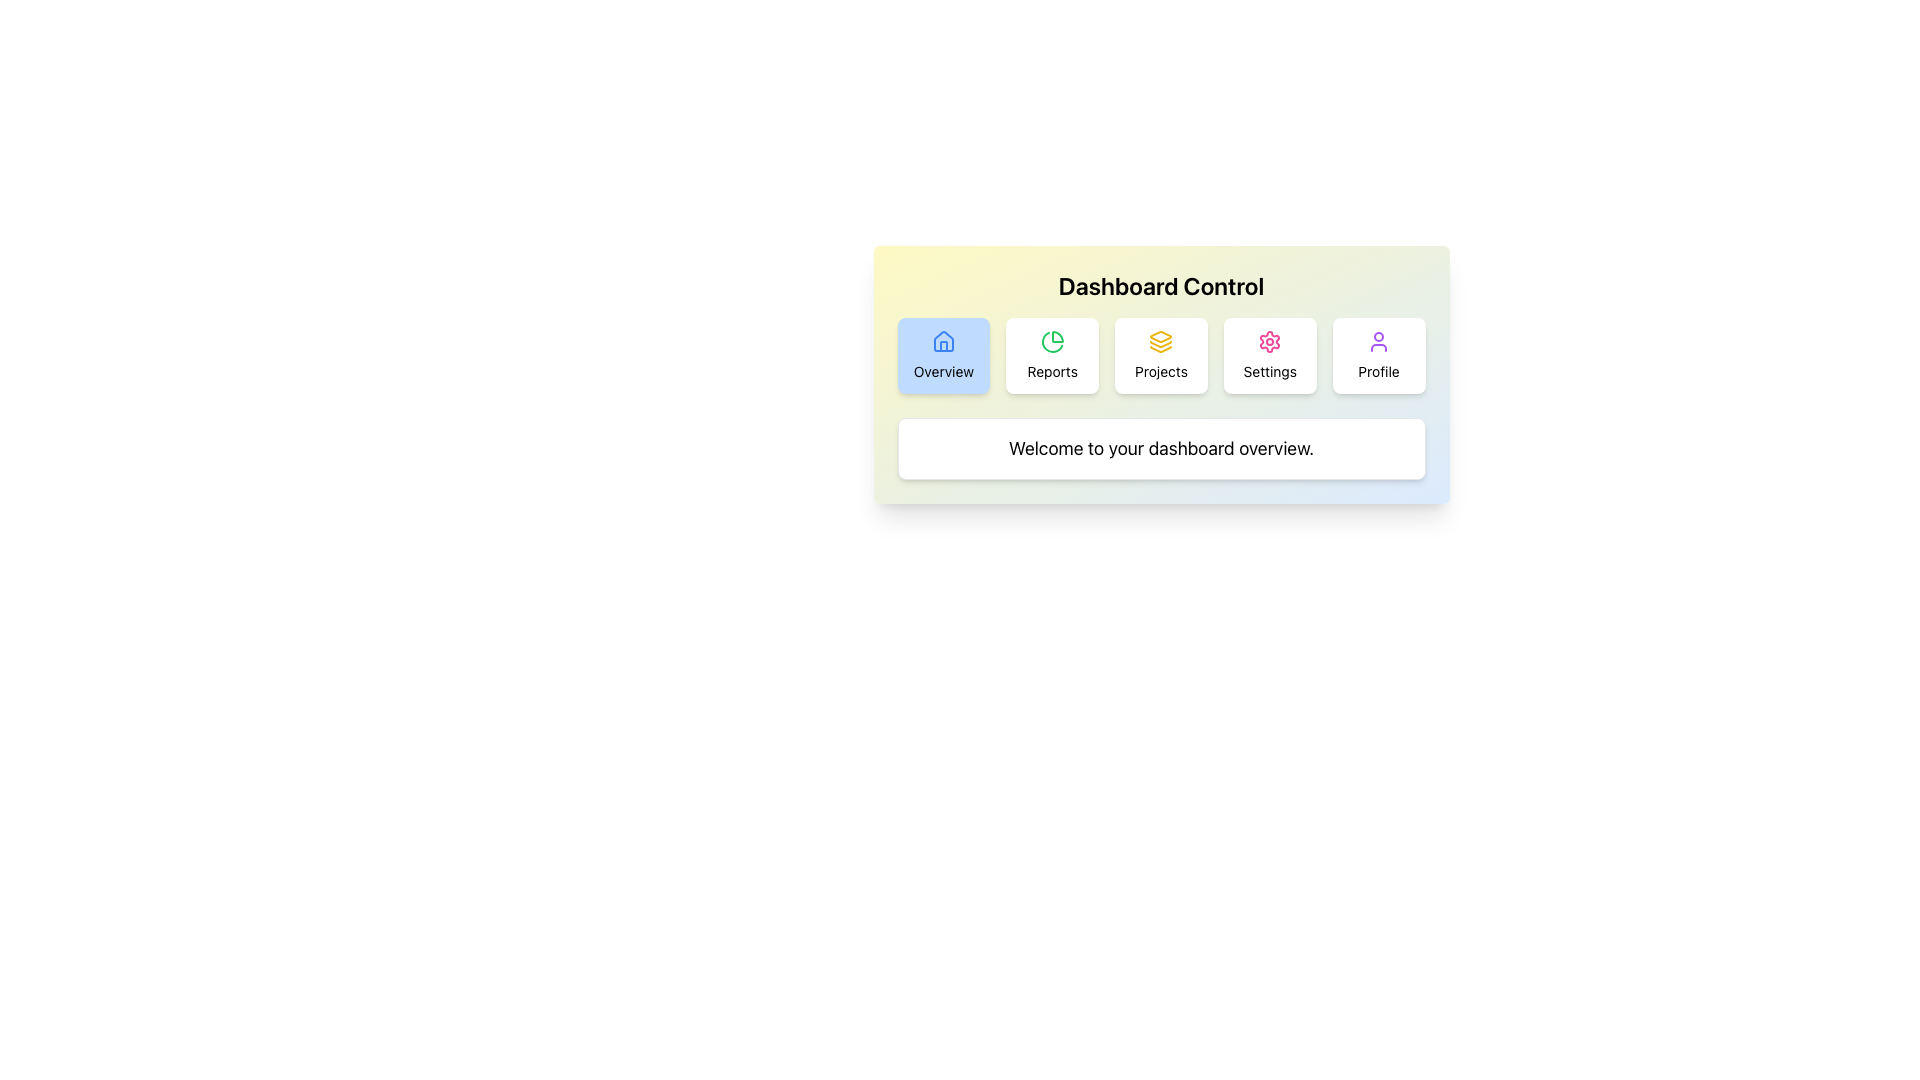  I want to click on the house icon located within the blue rectangular 'Overview' button at the center-top area of the interface, so click(942, 341).